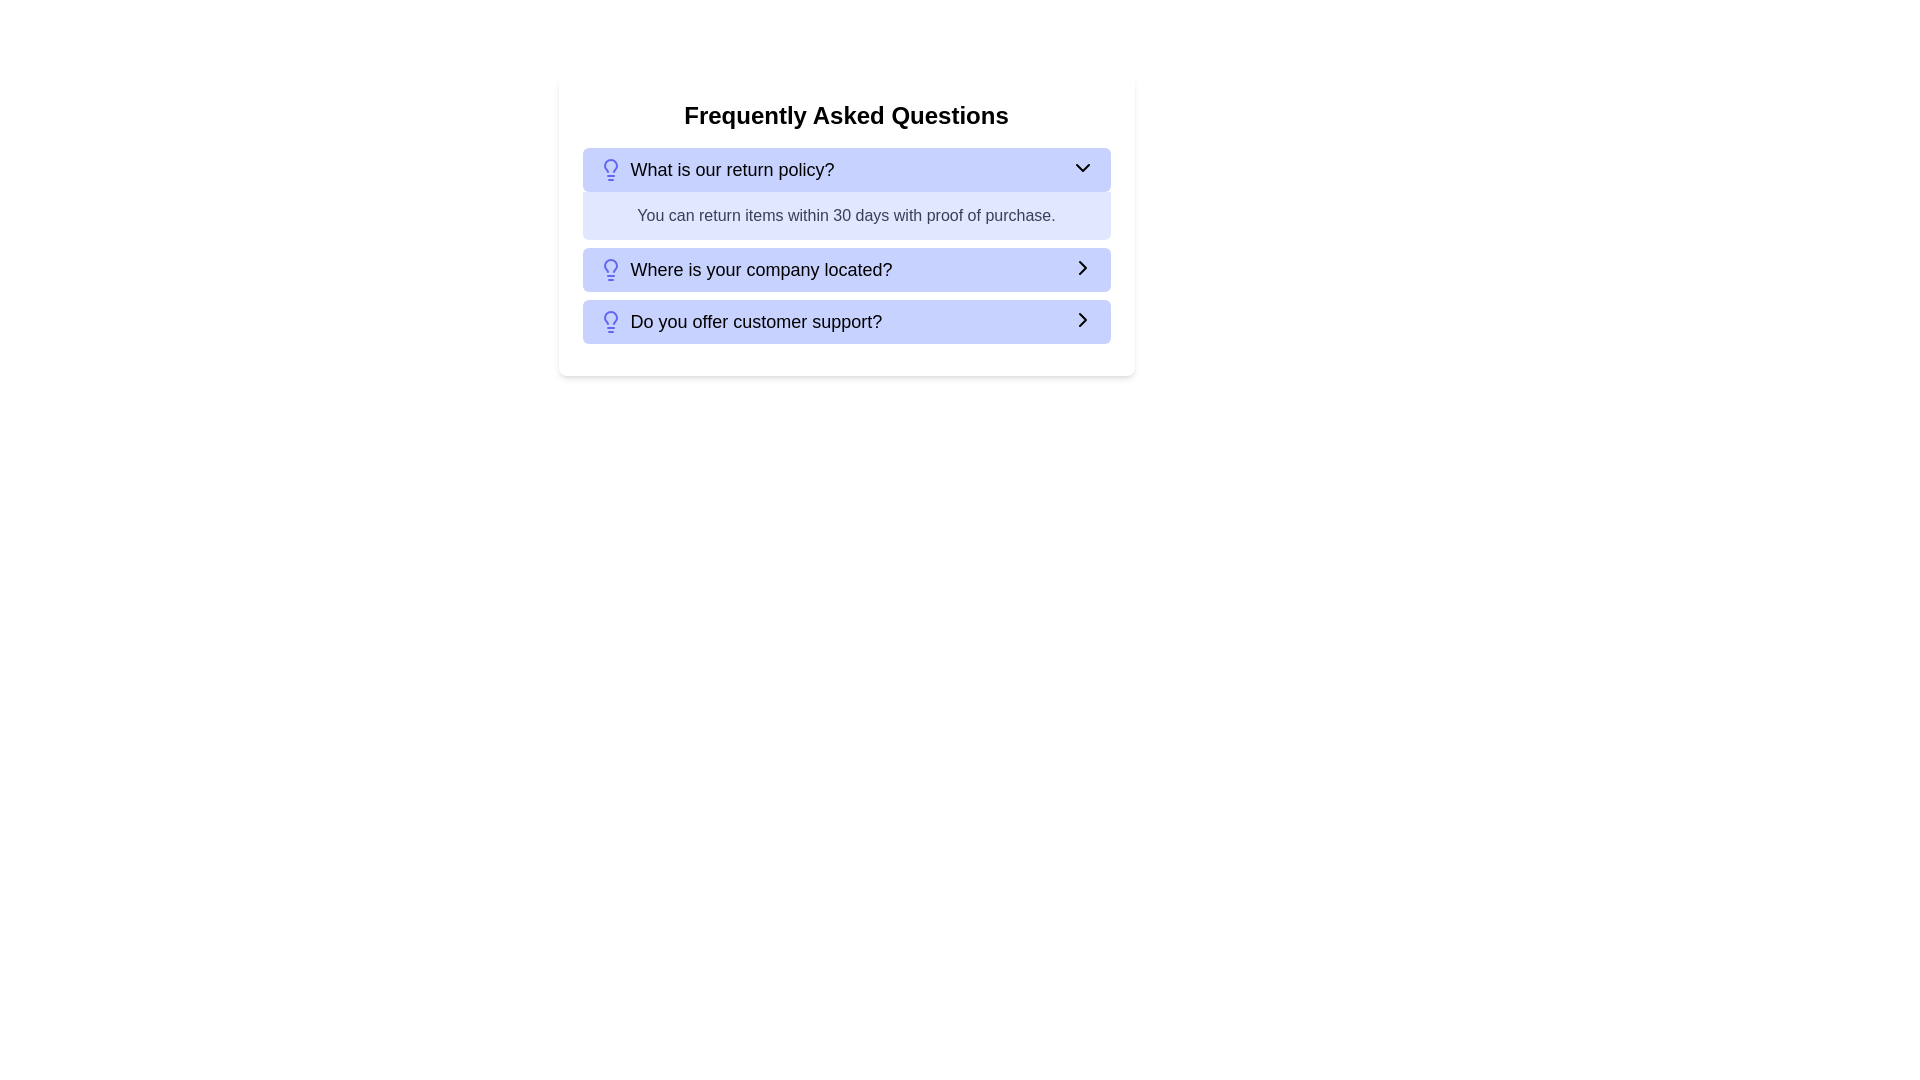  I want to click on the icon that visually represents the question 'What is our return policy?' located in the FAQ section, positioned to the left of the question text, so click(609, 168).